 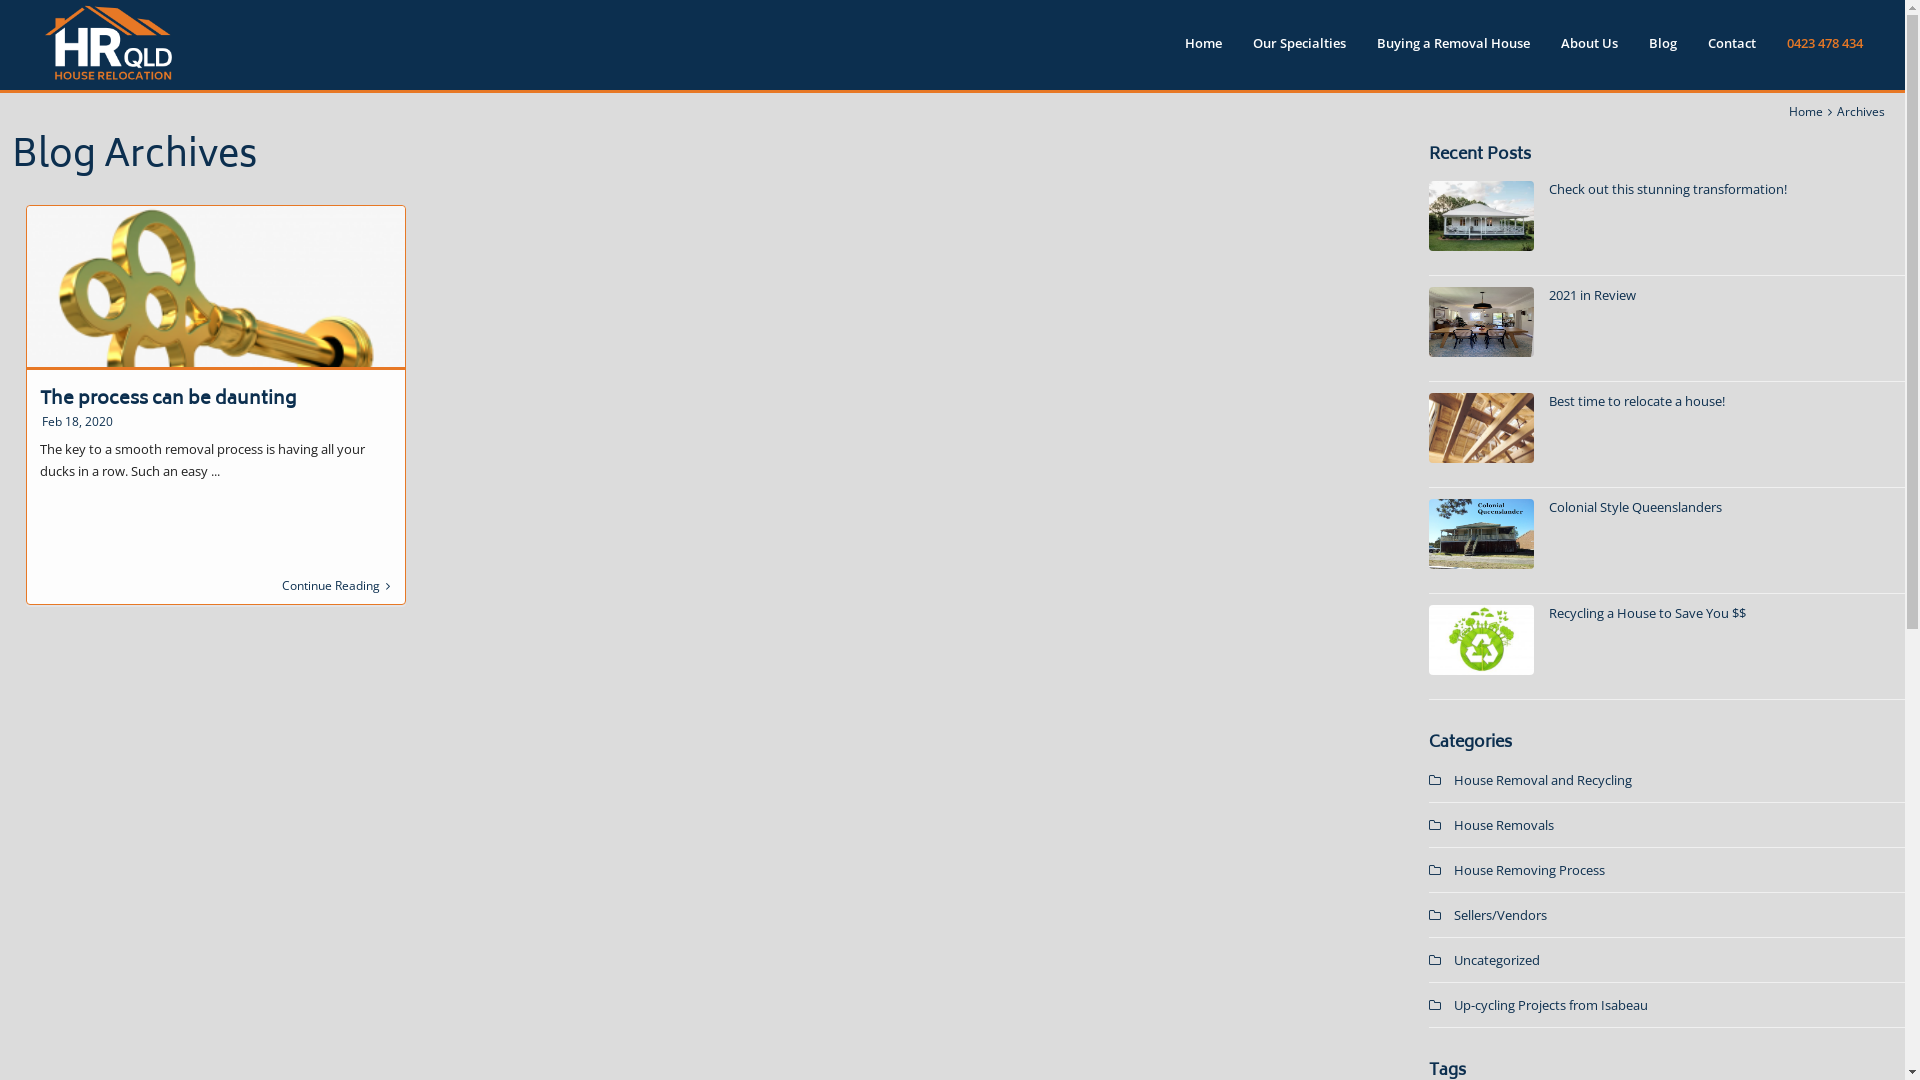 What do you see at coordinates (1588, 49) in the screenshot?
I see `'About Us'` at bounding box center [1588, 49].